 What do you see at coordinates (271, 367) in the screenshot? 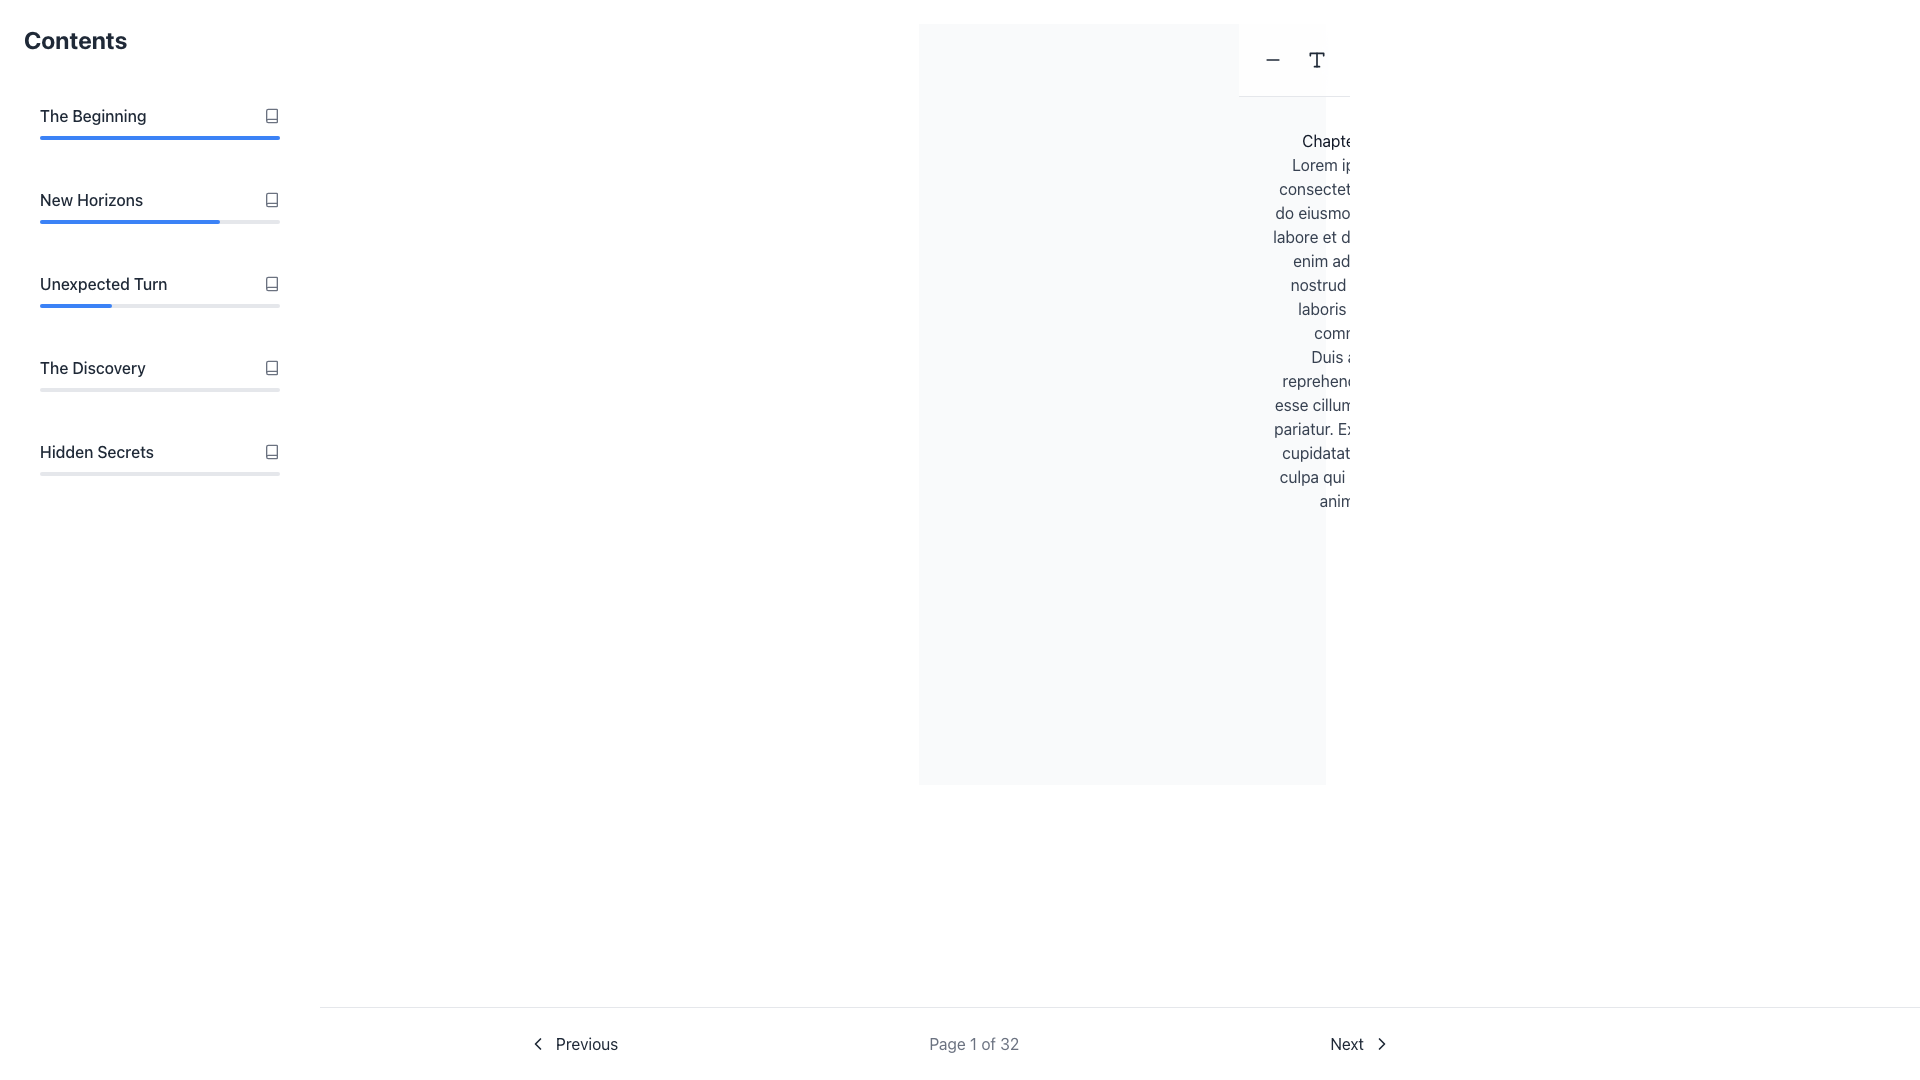
I see `the gray book icon located adjacent to the label 'The Discovery'` at bounding box center [271, 367].